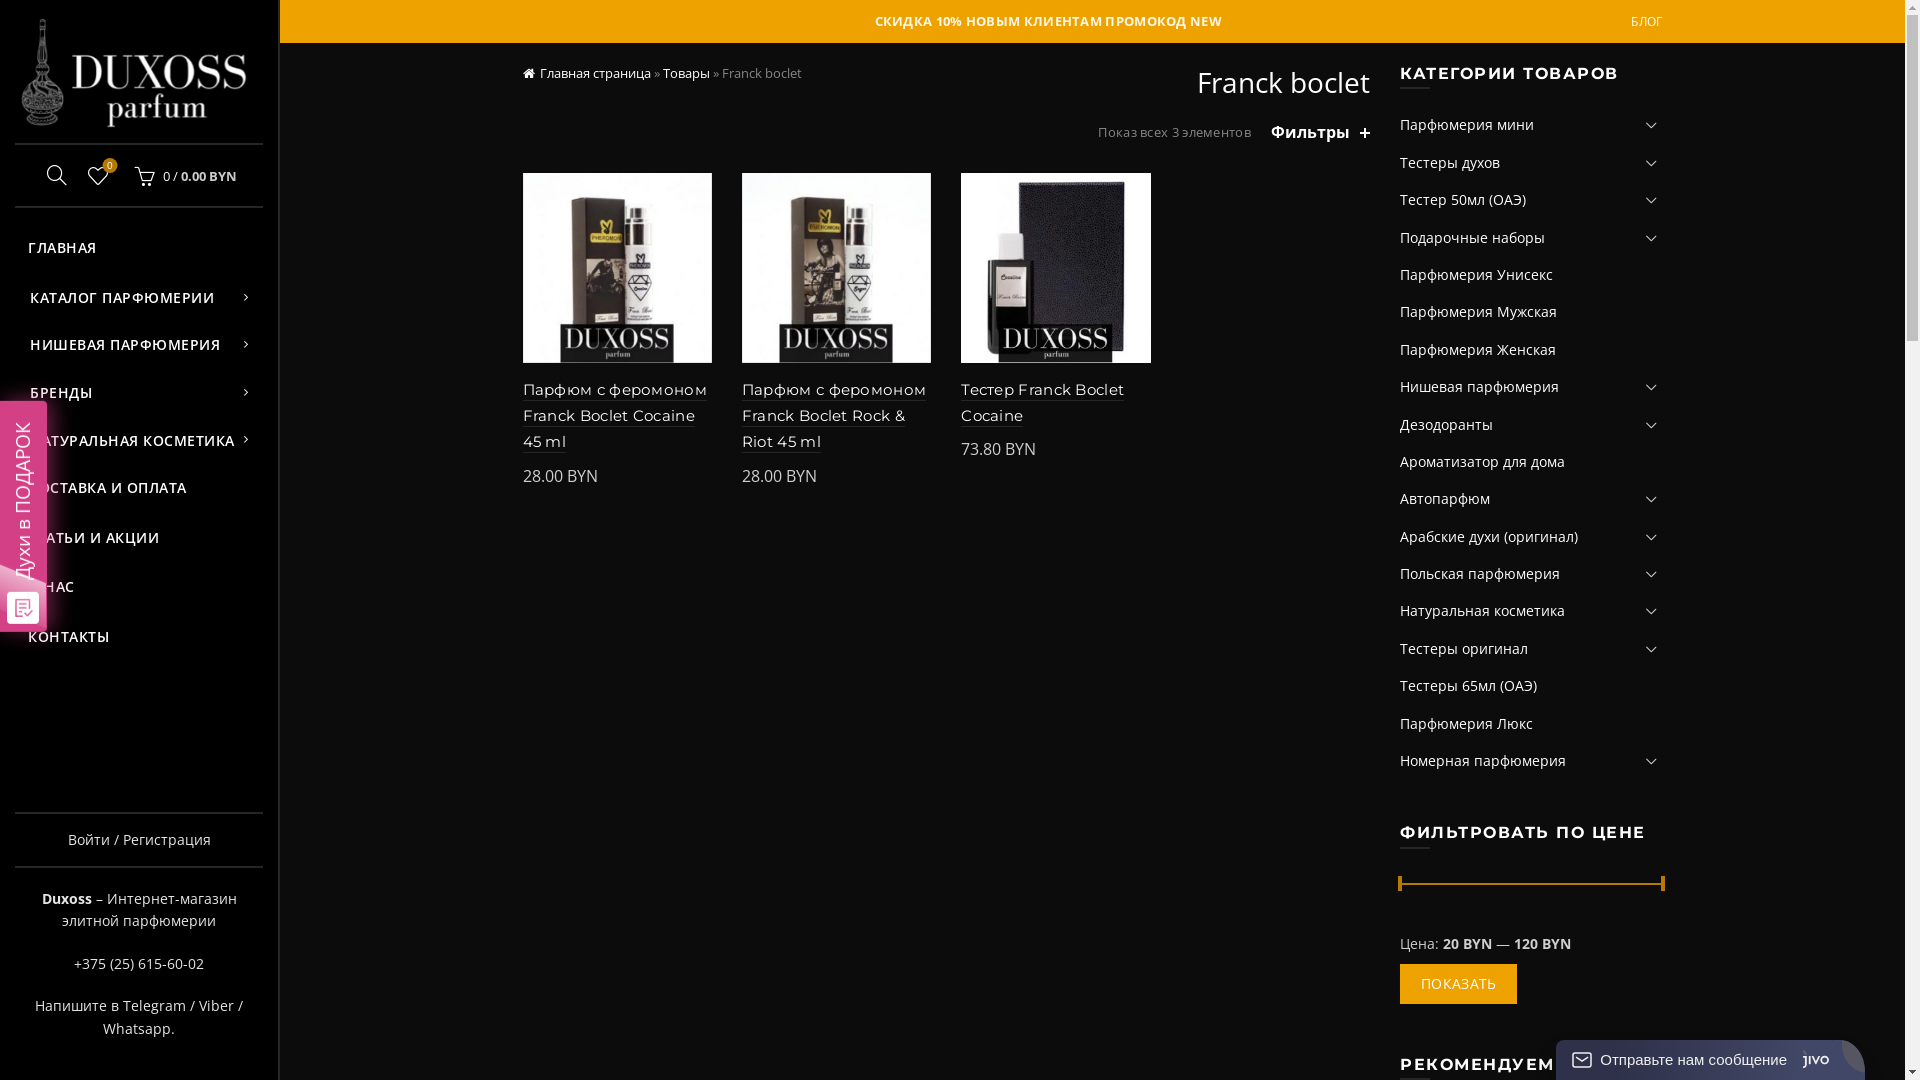 This screenshot has width=1920, height=1080. I want to click on 'Viber', so click(216, 1005).